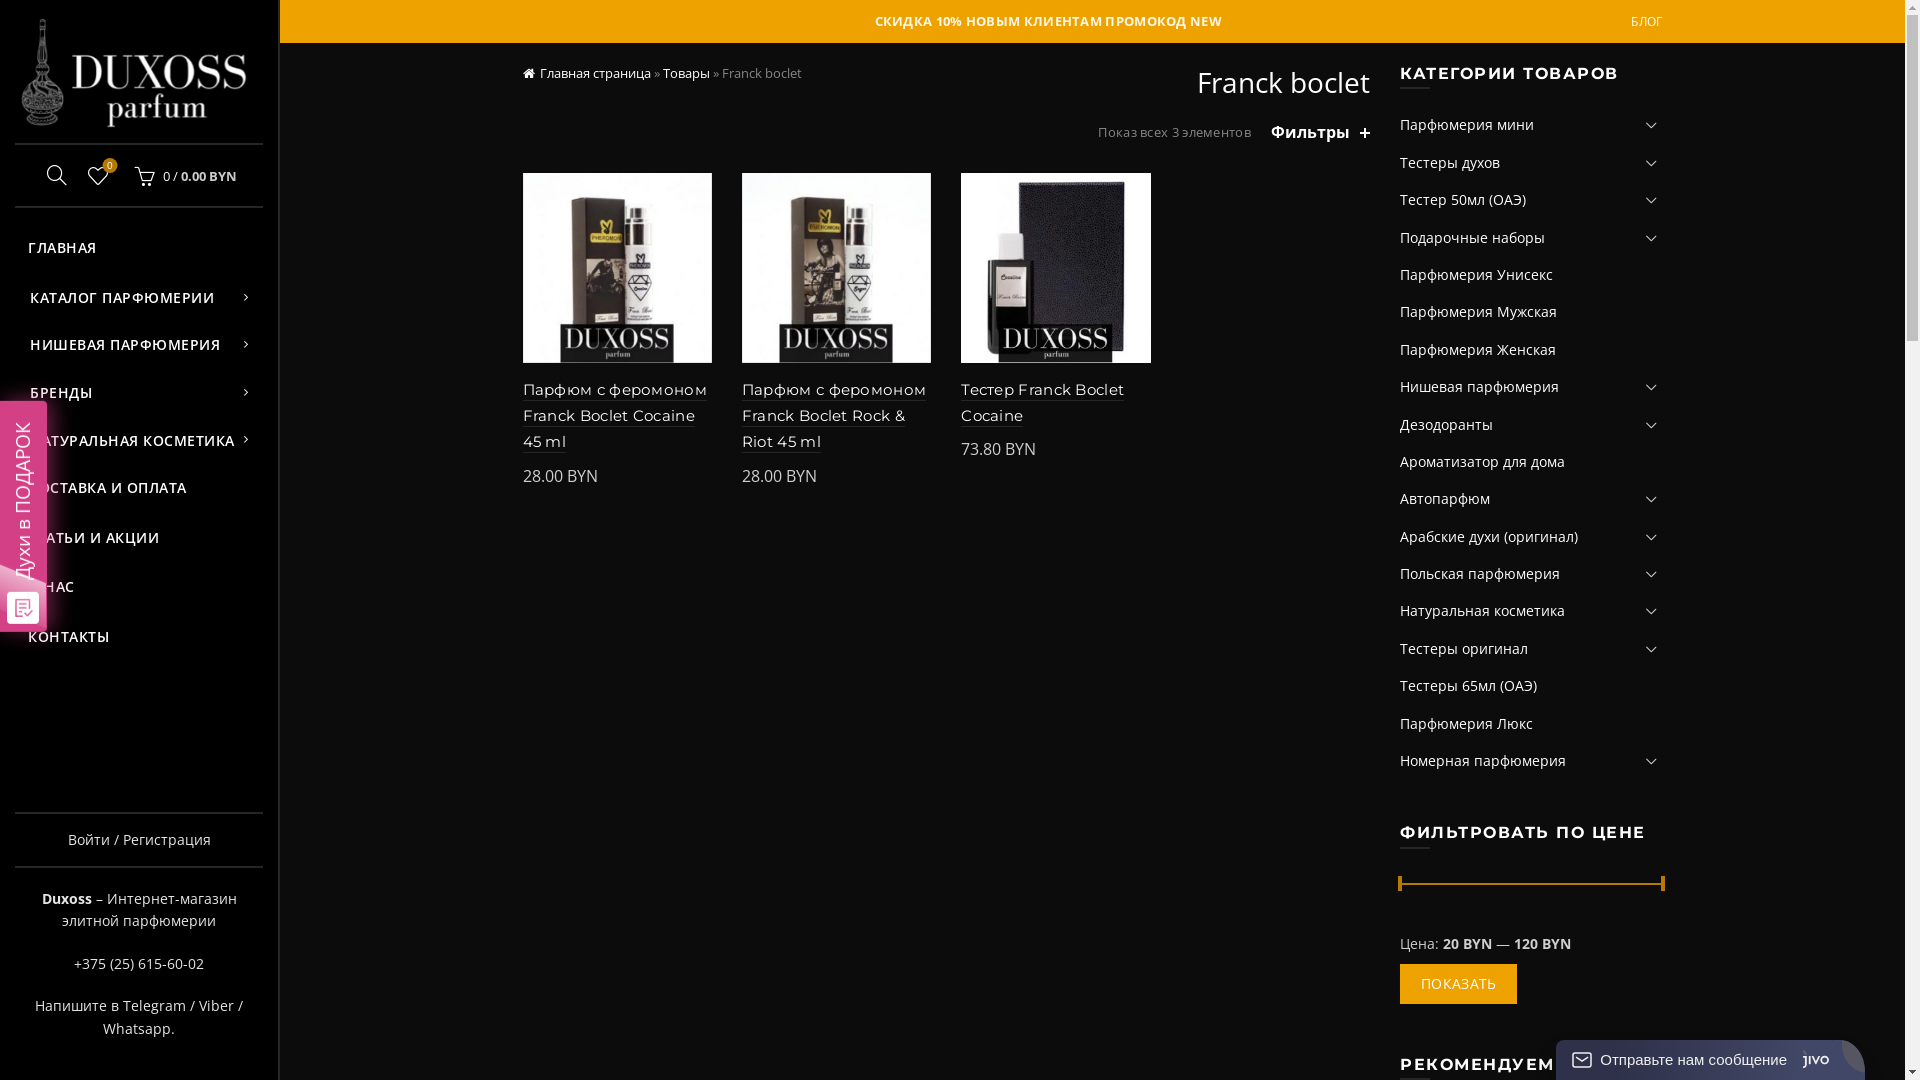 This screenshot has width=1920, height=1080. I want to click on 'Viber', so click(216, 1005).